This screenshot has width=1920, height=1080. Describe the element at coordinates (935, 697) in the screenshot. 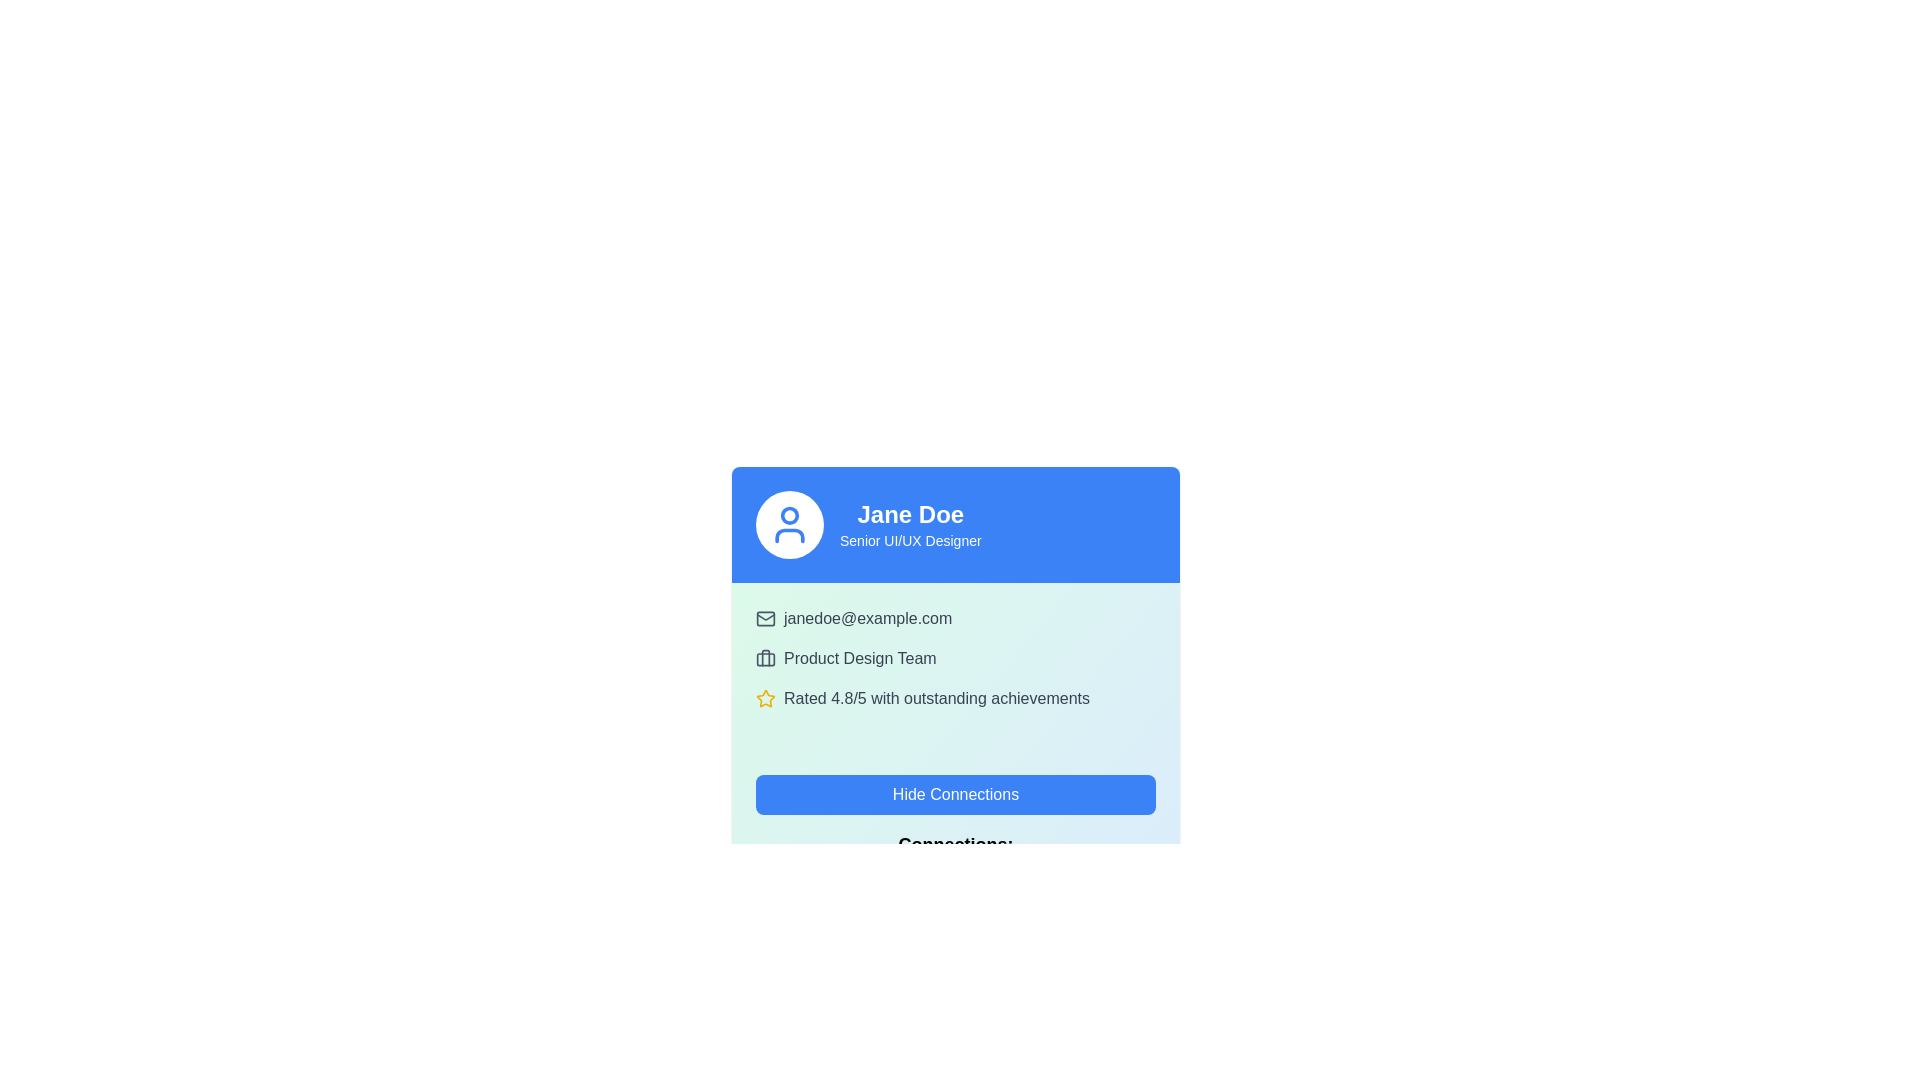

I see `text displayed in the text label that shows the rating summary or achievement description on the profile card, which is located beneath the email address and team description and above the 'Hide Connections' button` at that location.